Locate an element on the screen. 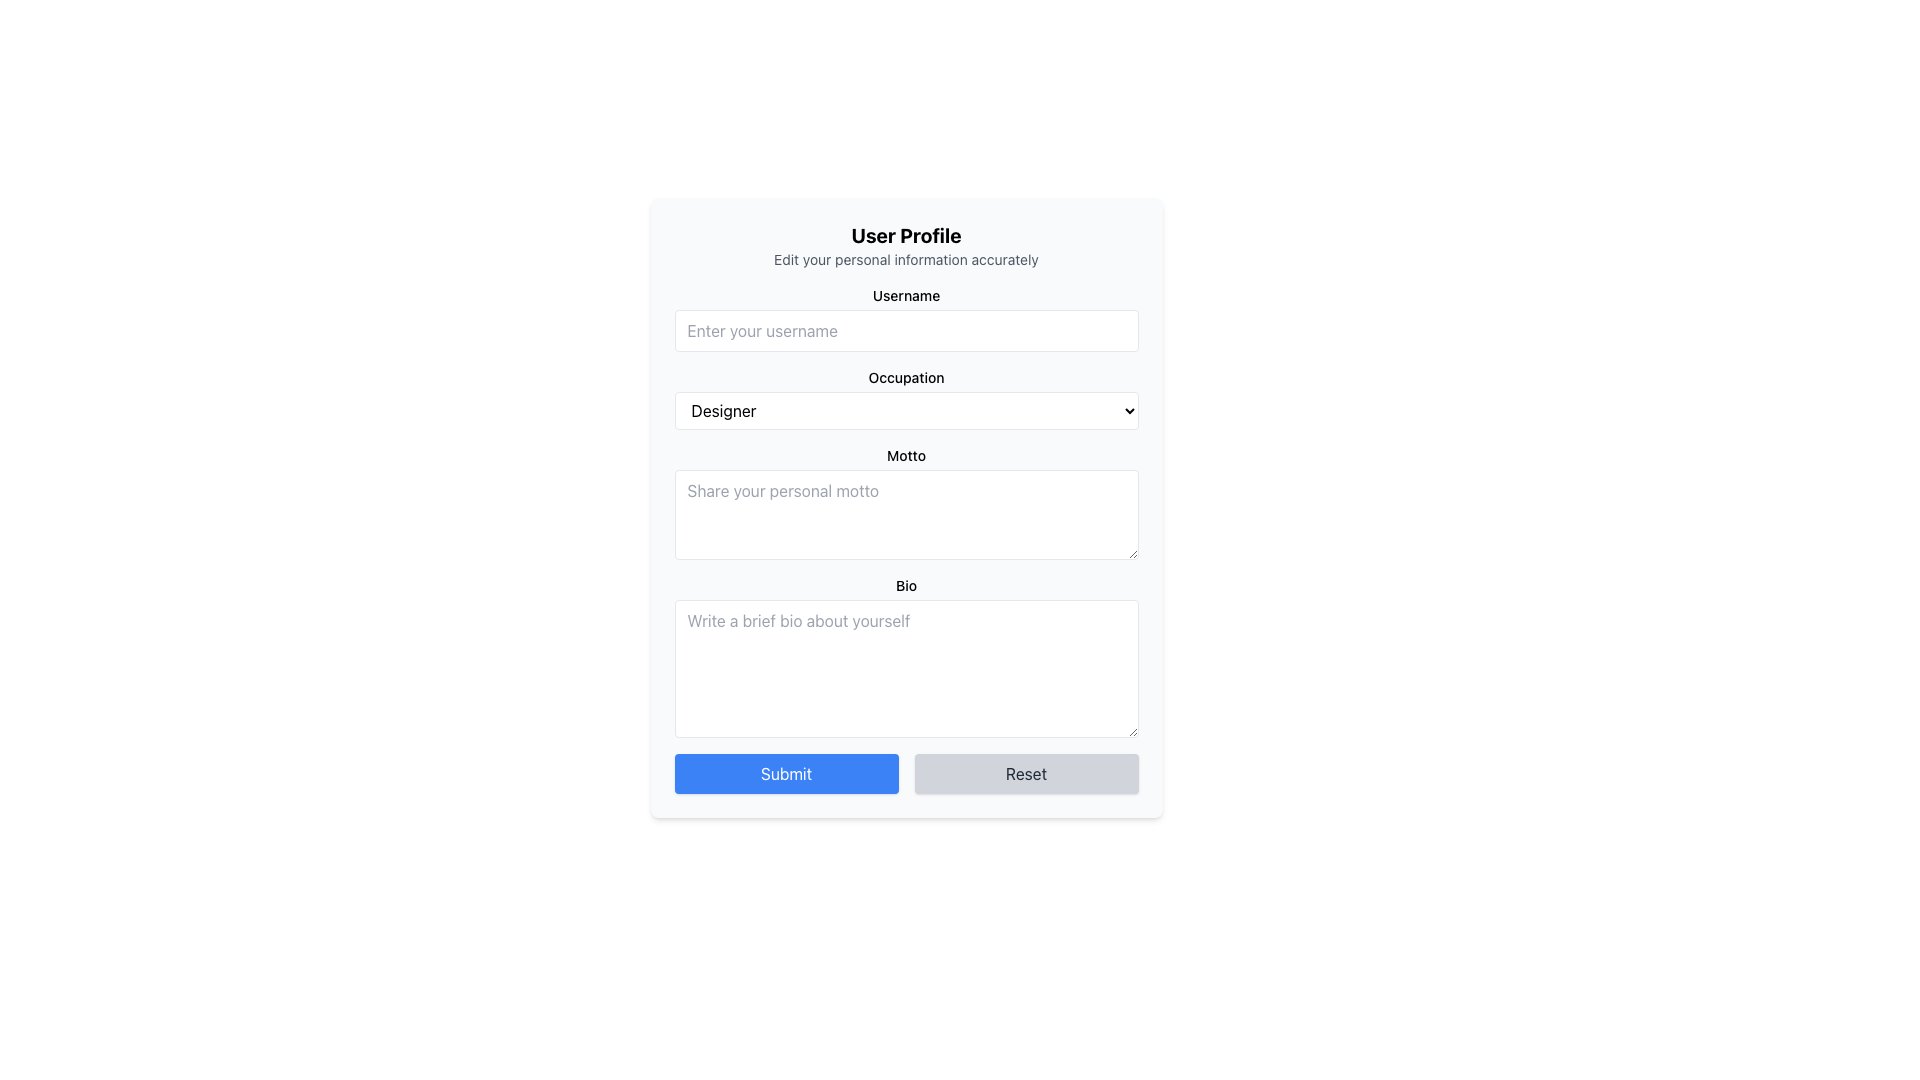 Image resolution: width=1920 pixels, height=1080 pixels. an option from the 'Occupation' dropdown menu by clicking on it is located at coordinates (905, 398).